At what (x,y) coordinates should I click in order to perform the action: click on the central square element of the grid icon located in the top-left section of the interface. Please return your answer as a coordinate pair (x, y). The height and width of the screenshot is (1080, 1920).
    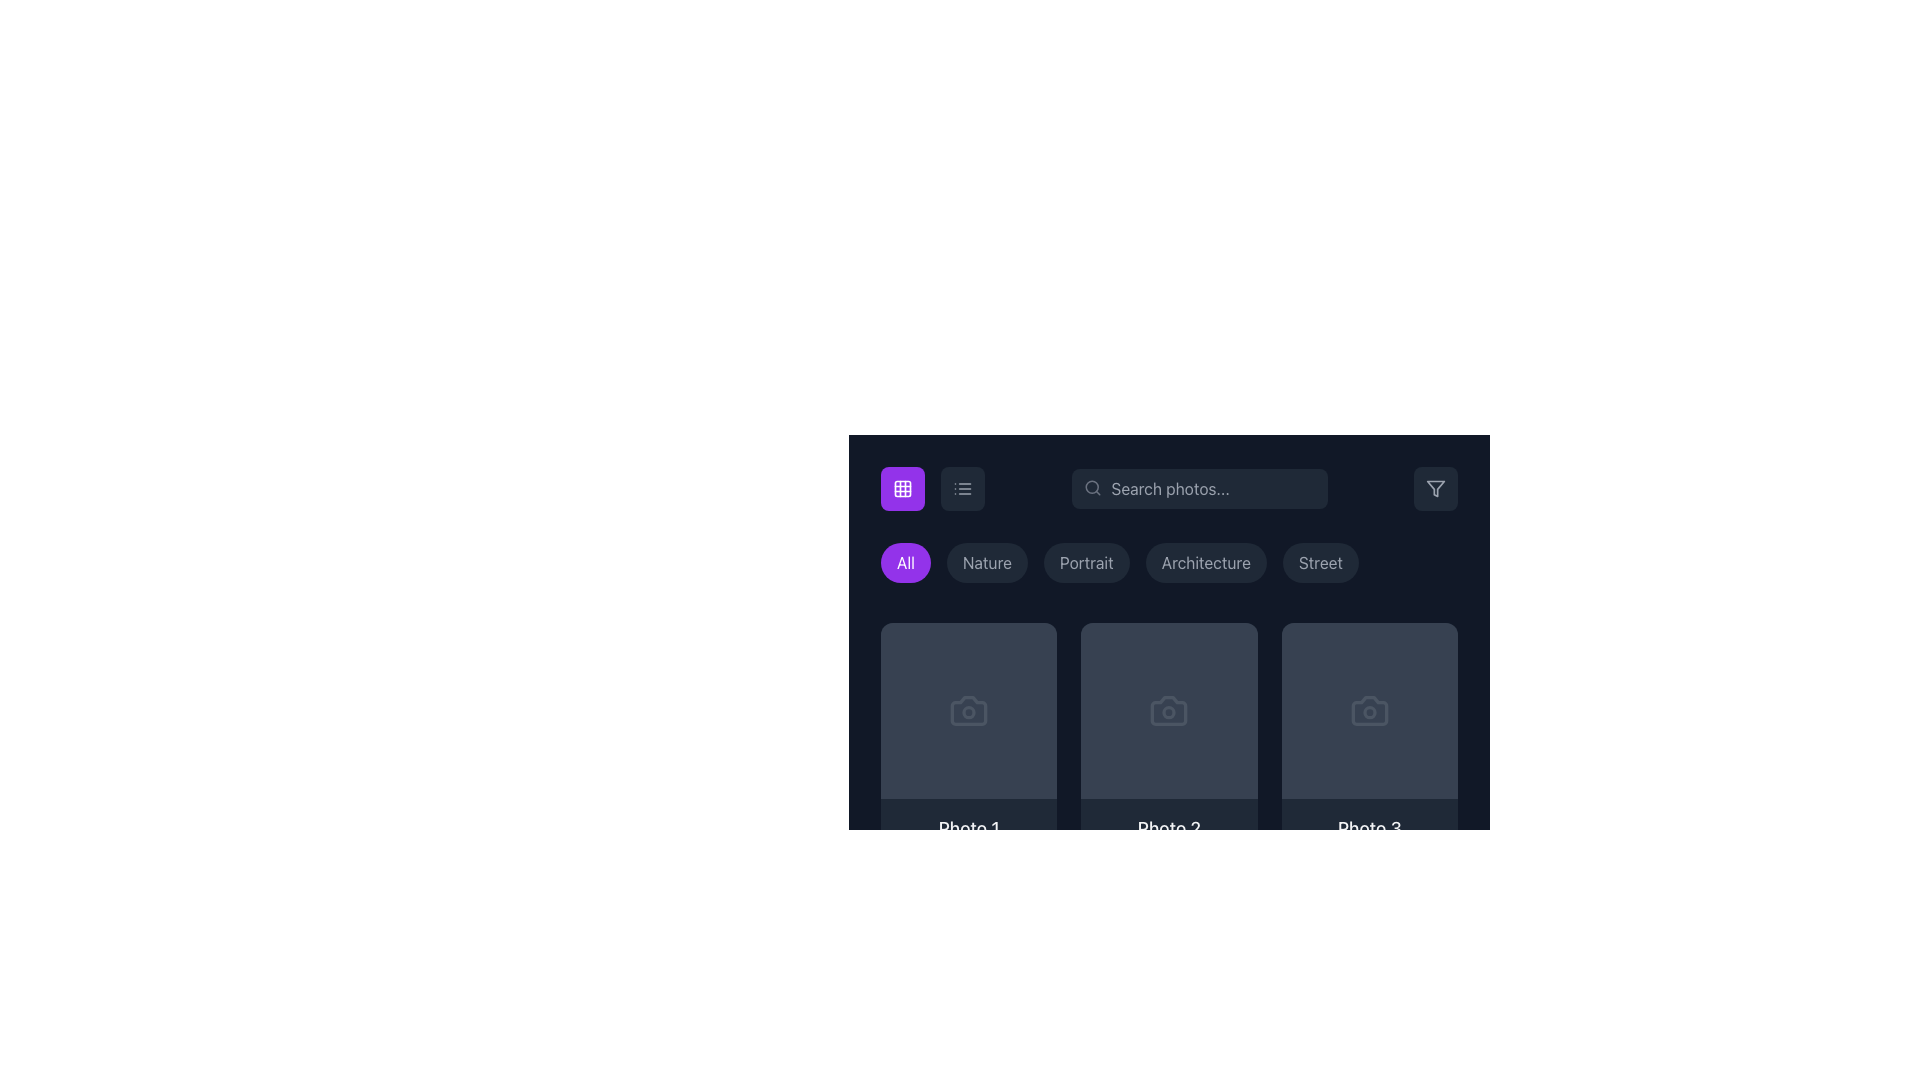
    Looking at the image, I should click on (901, 489).